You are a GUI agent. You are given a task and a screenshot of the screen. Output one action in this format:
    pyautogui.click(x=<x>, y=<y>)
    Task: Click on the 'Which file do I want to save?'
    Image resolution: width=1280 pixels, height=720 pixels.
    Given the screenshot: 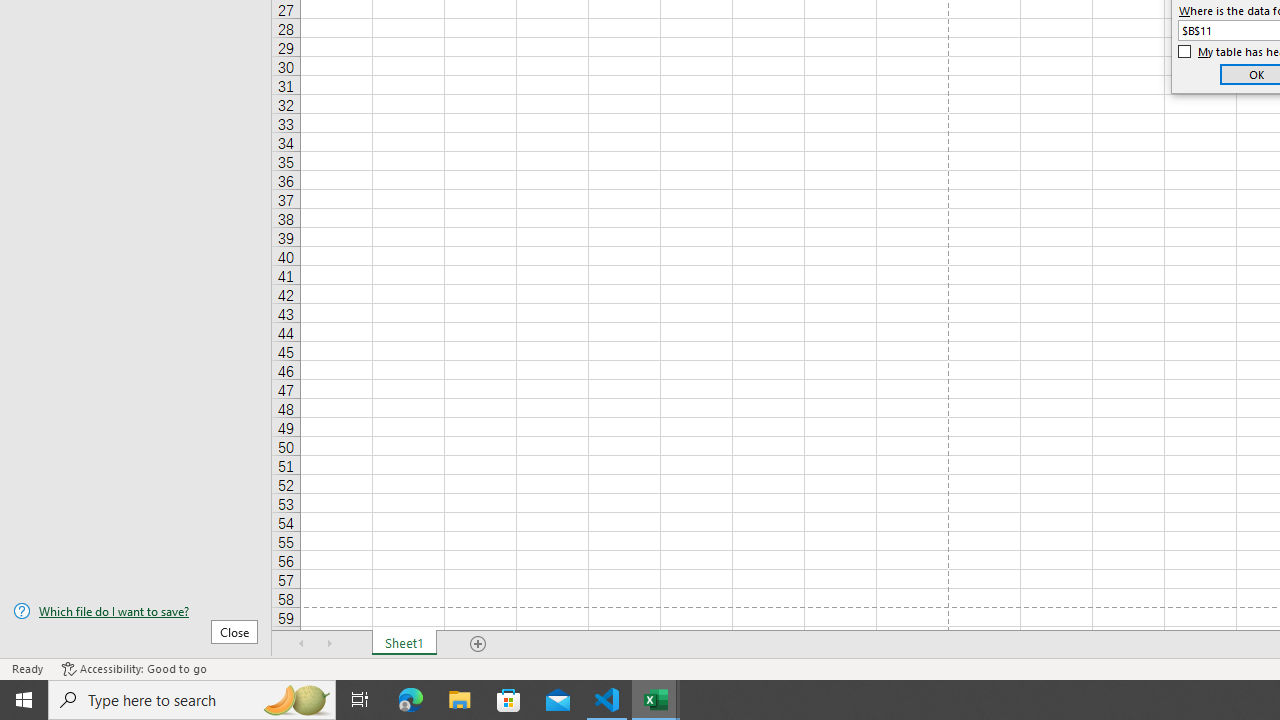 What is the action you would take?
    pyautogui.click(x=135, y=610)
    